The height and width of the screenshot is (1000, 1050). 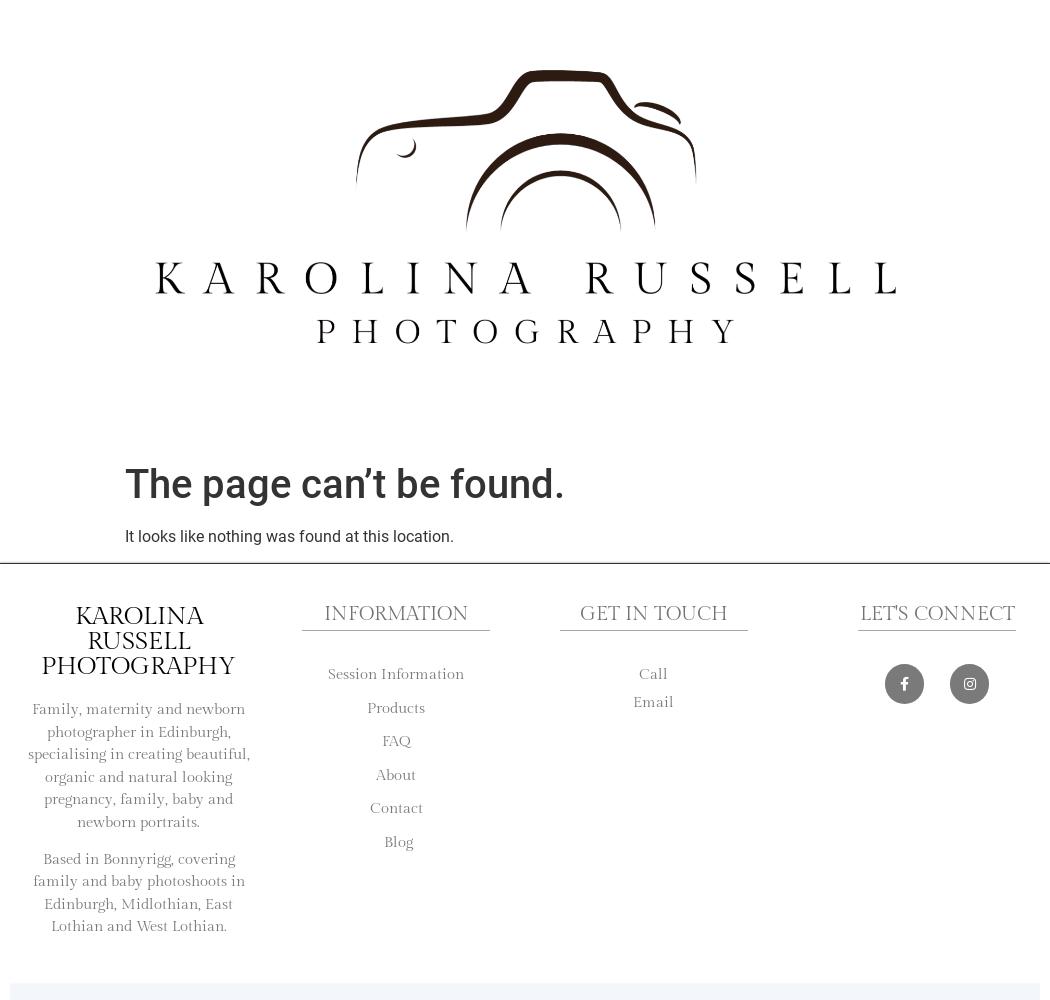 I want to click on 'Call', so click(x=652, y=674).